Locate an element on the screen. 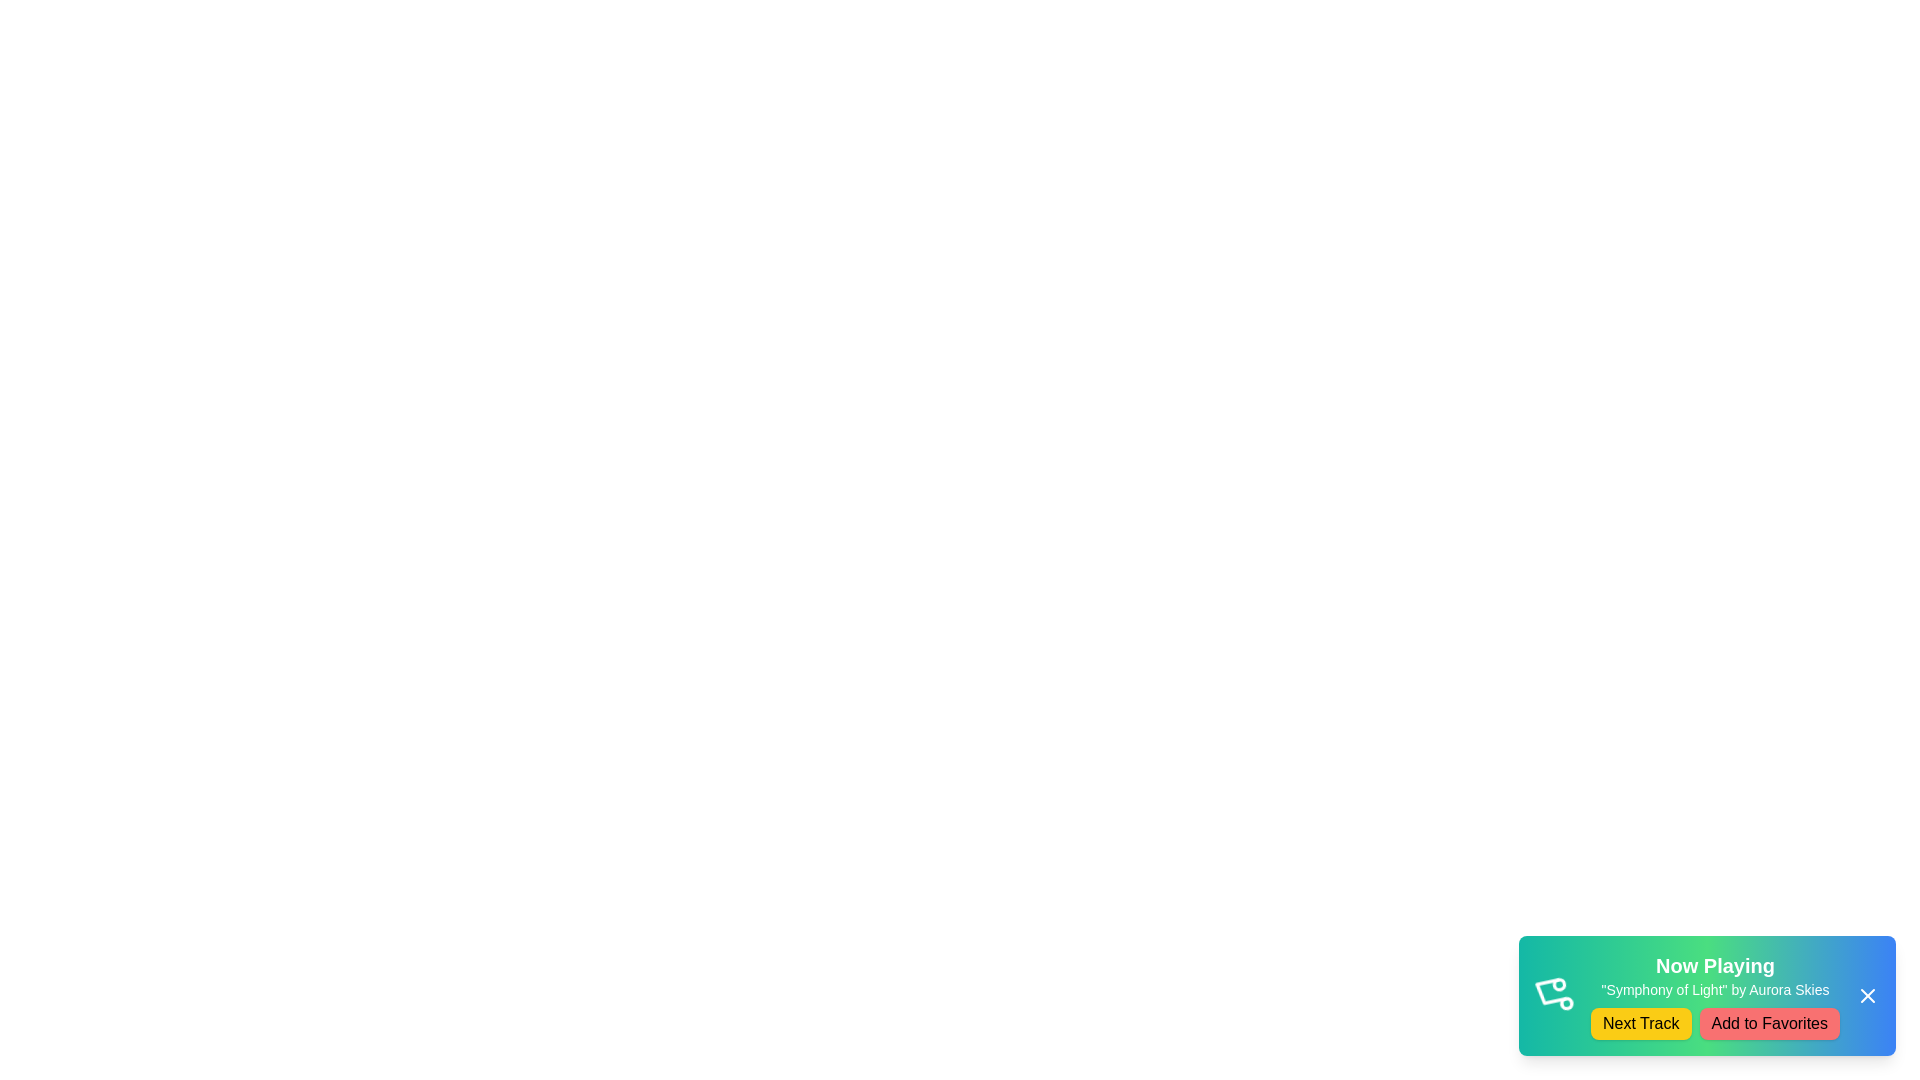 This screenshot has width=1920, height=1080. close button (X) to dismiss the snackbar is located at coordinates (1866, 995).